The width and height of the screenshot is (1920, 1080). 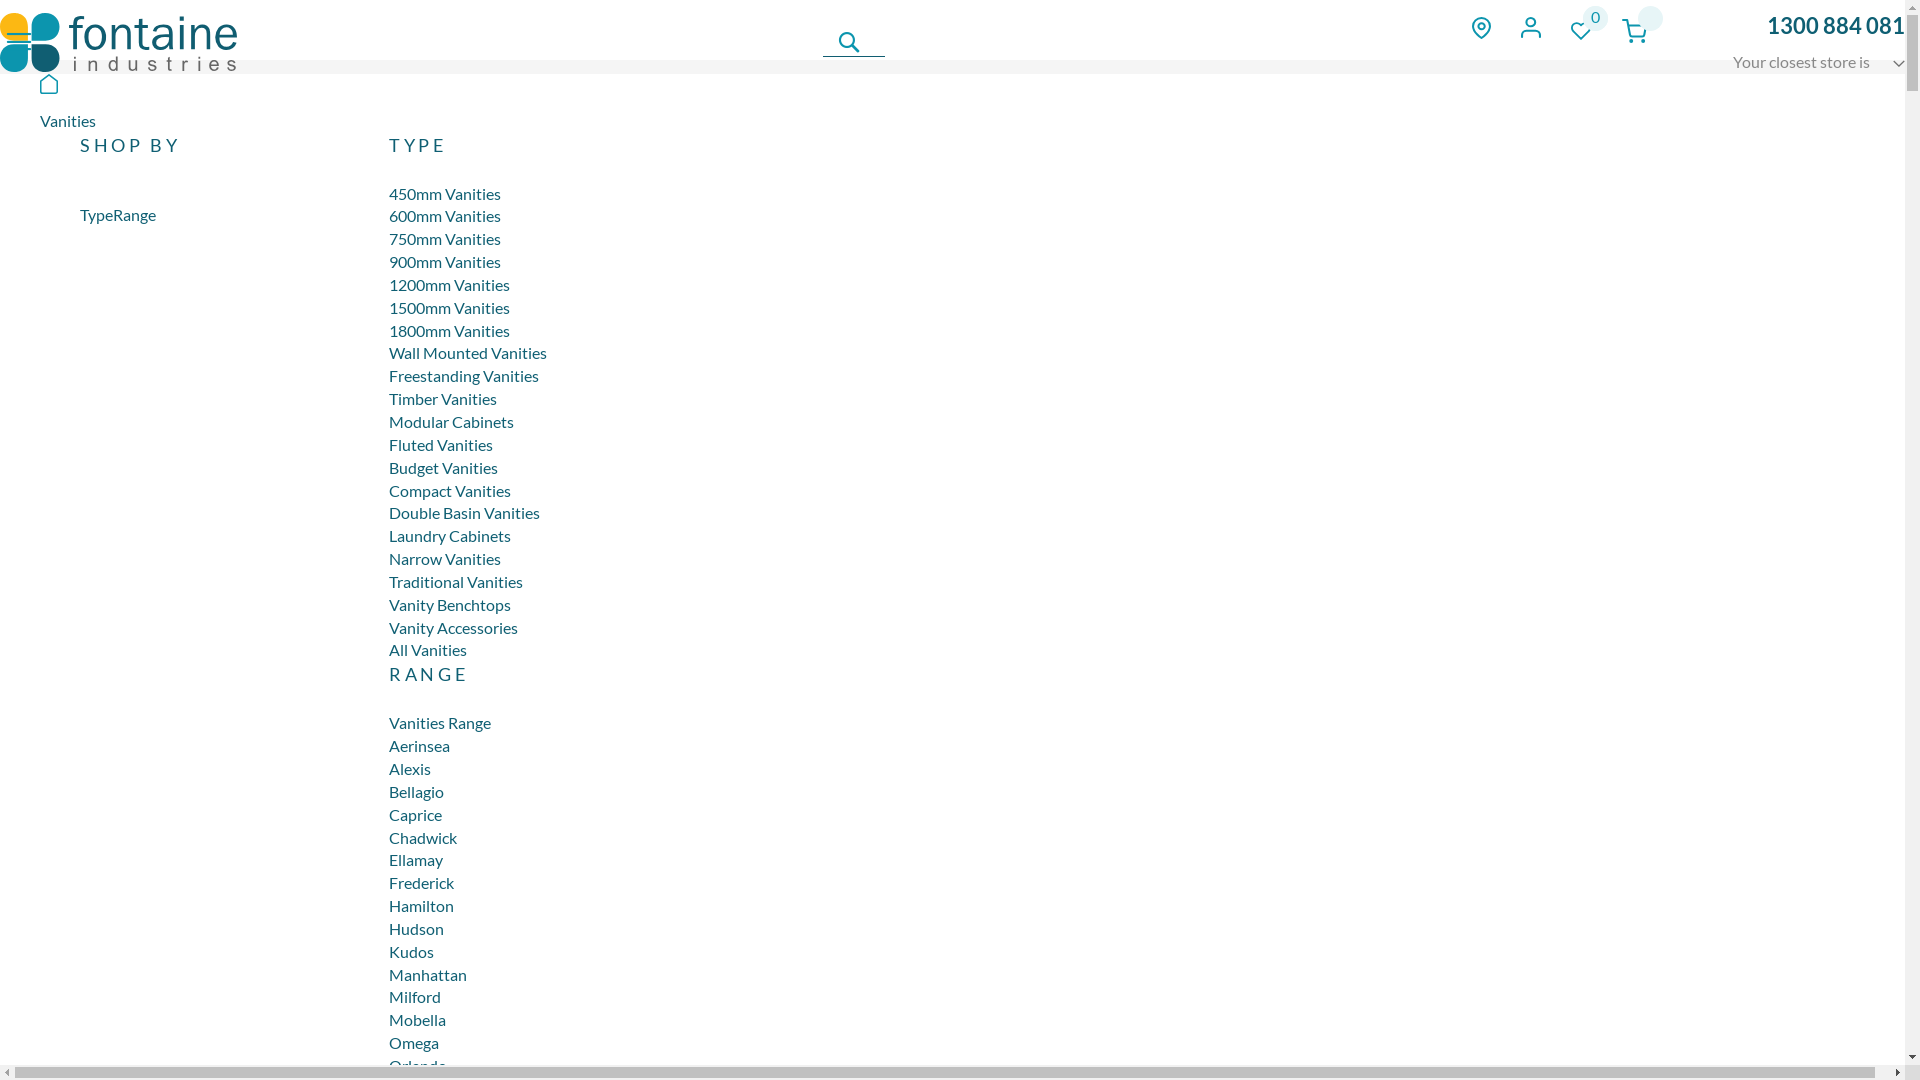 I want to click on 'Budget Vanities', so click(x=442, y=467).